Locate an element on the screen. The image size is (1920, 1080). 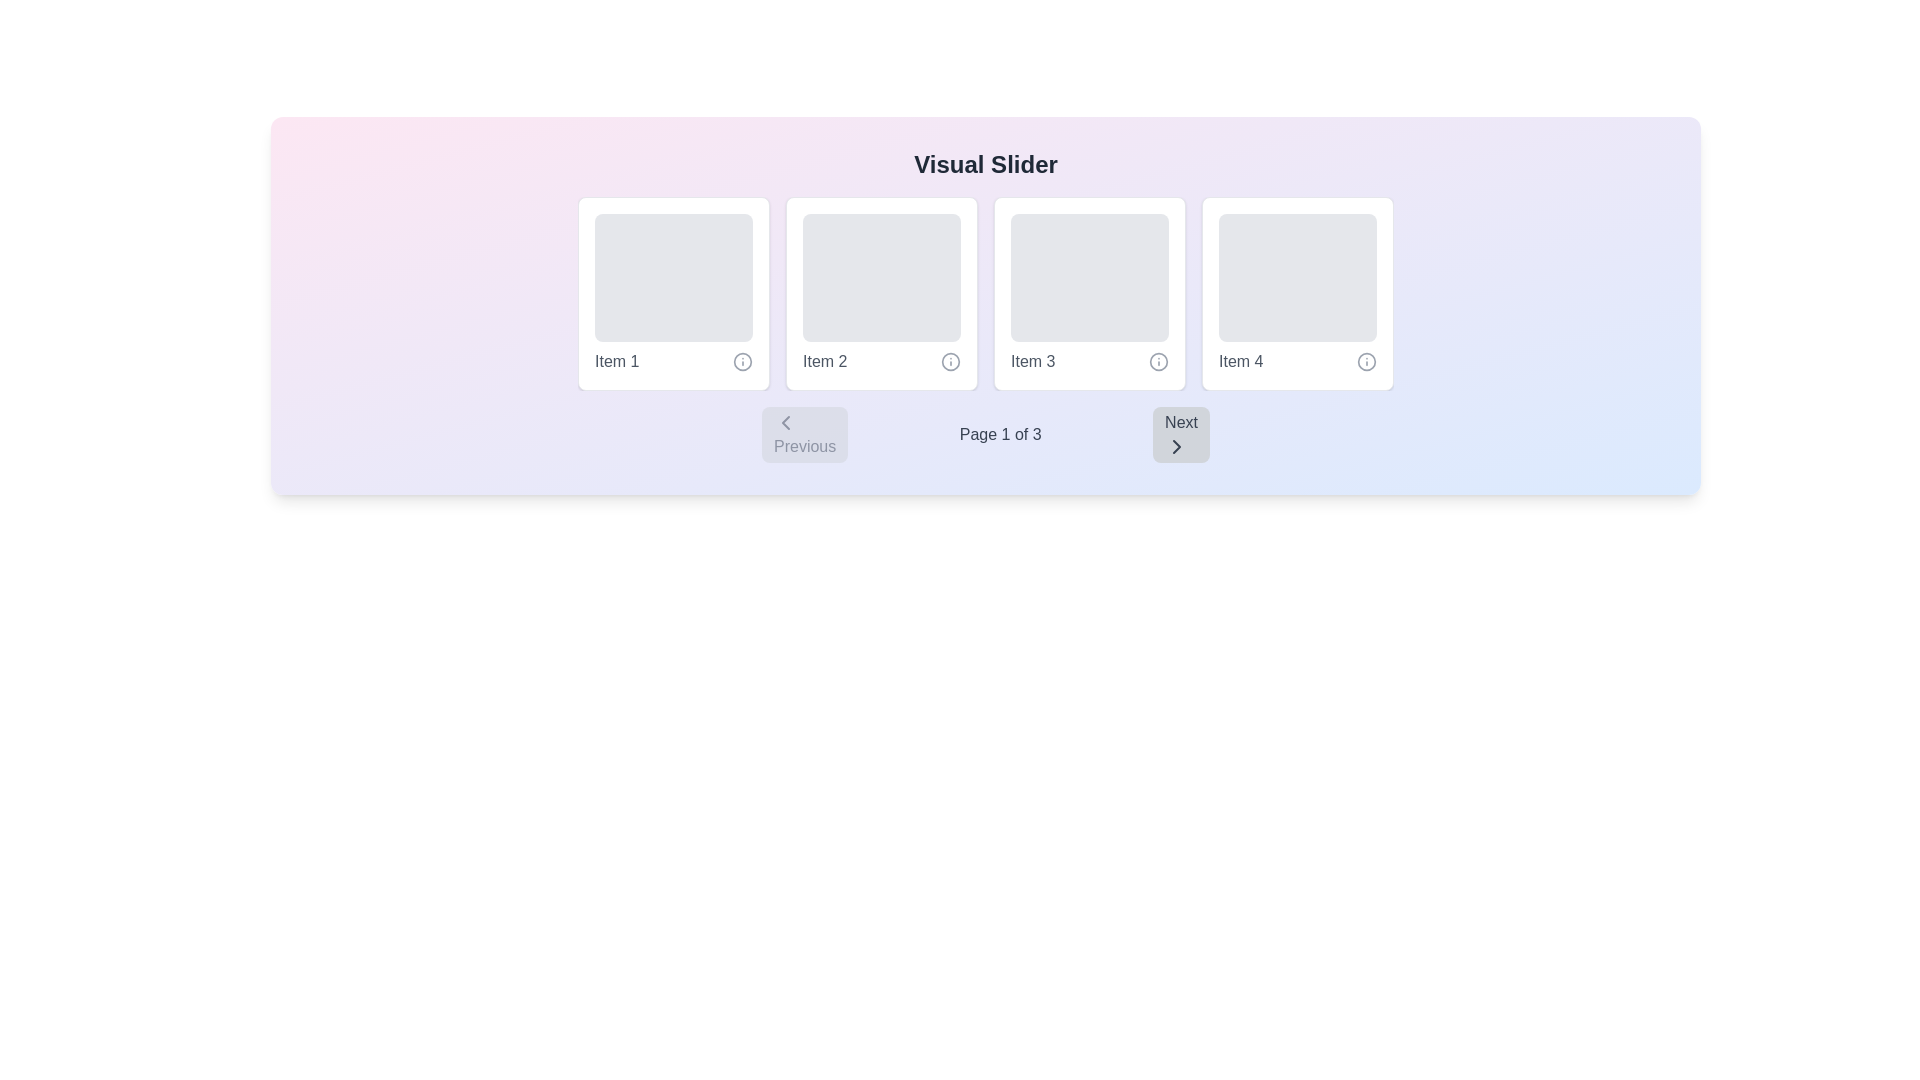
the information icon (circular outline) located at the lower right of the 'Item 4' card is located at coordinates (1366, 362).